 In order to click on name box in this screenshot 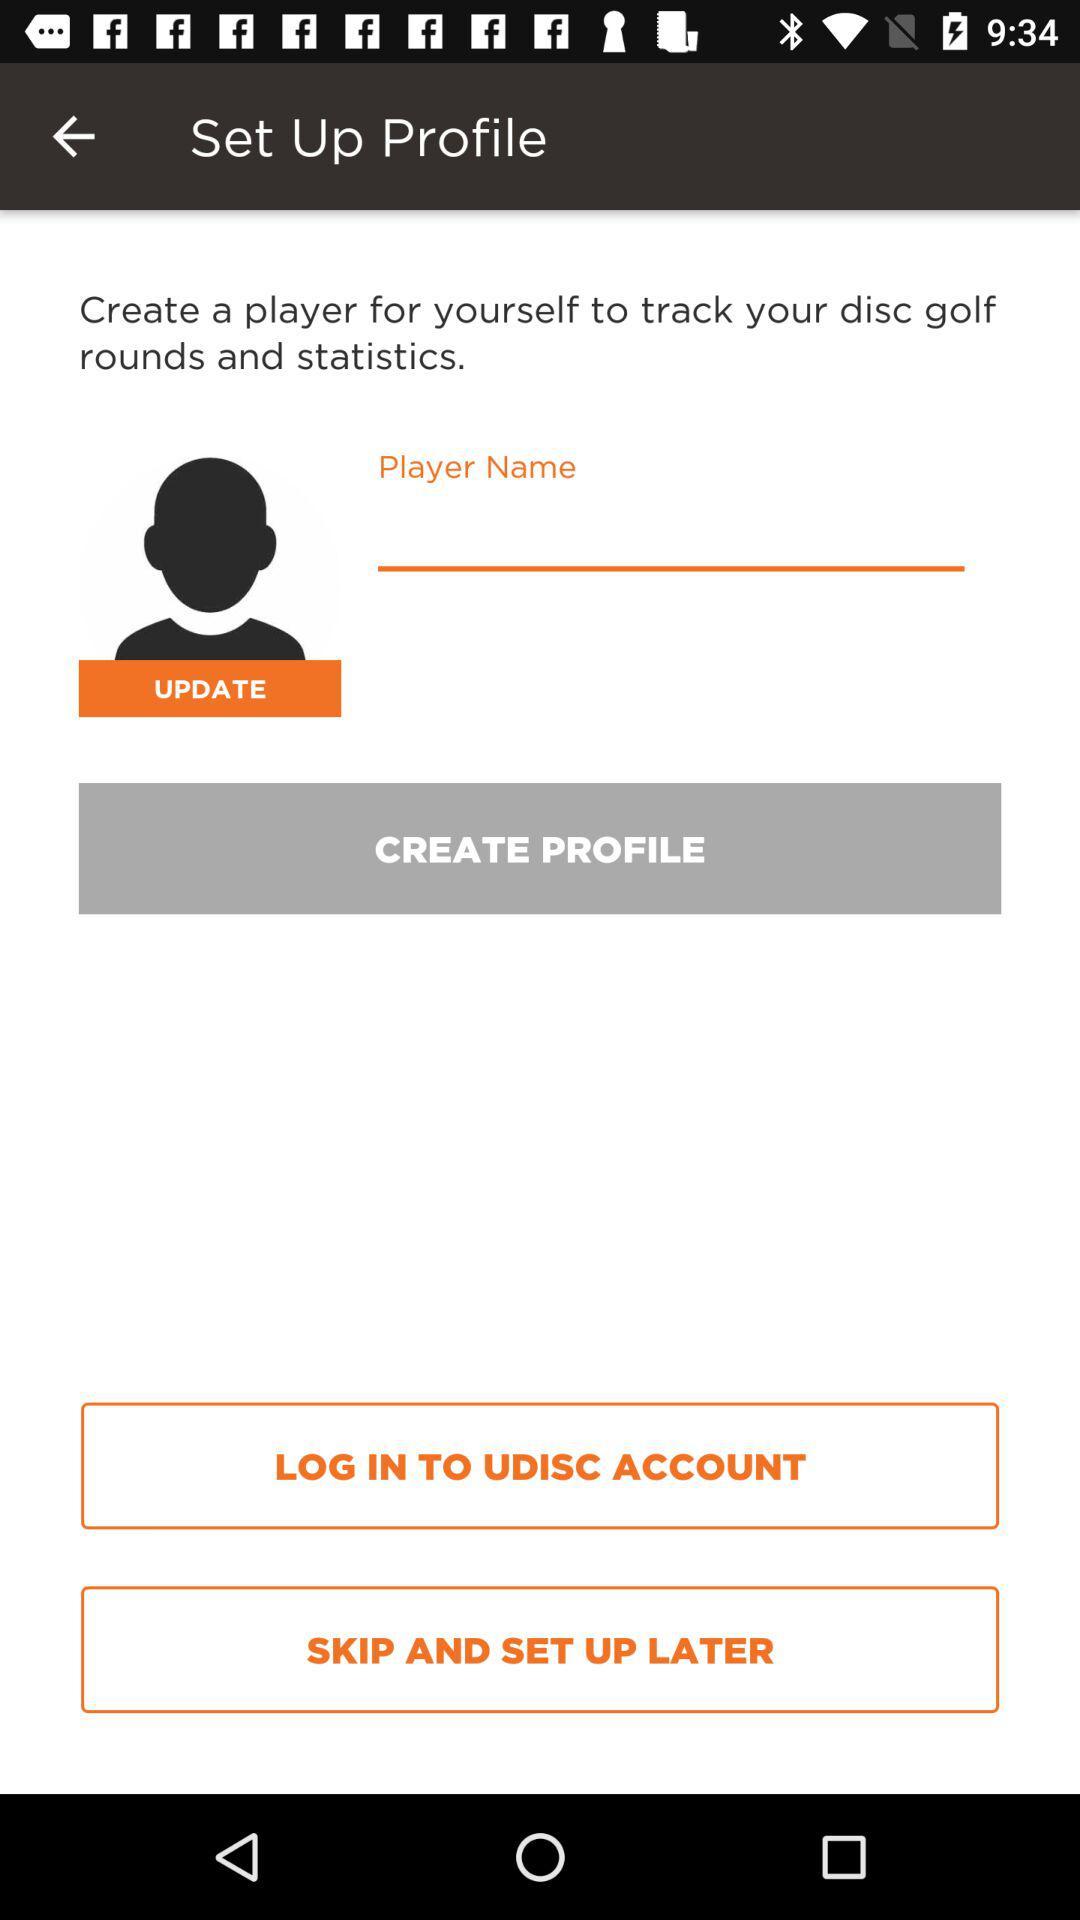, I will do `click(671, 536)`.